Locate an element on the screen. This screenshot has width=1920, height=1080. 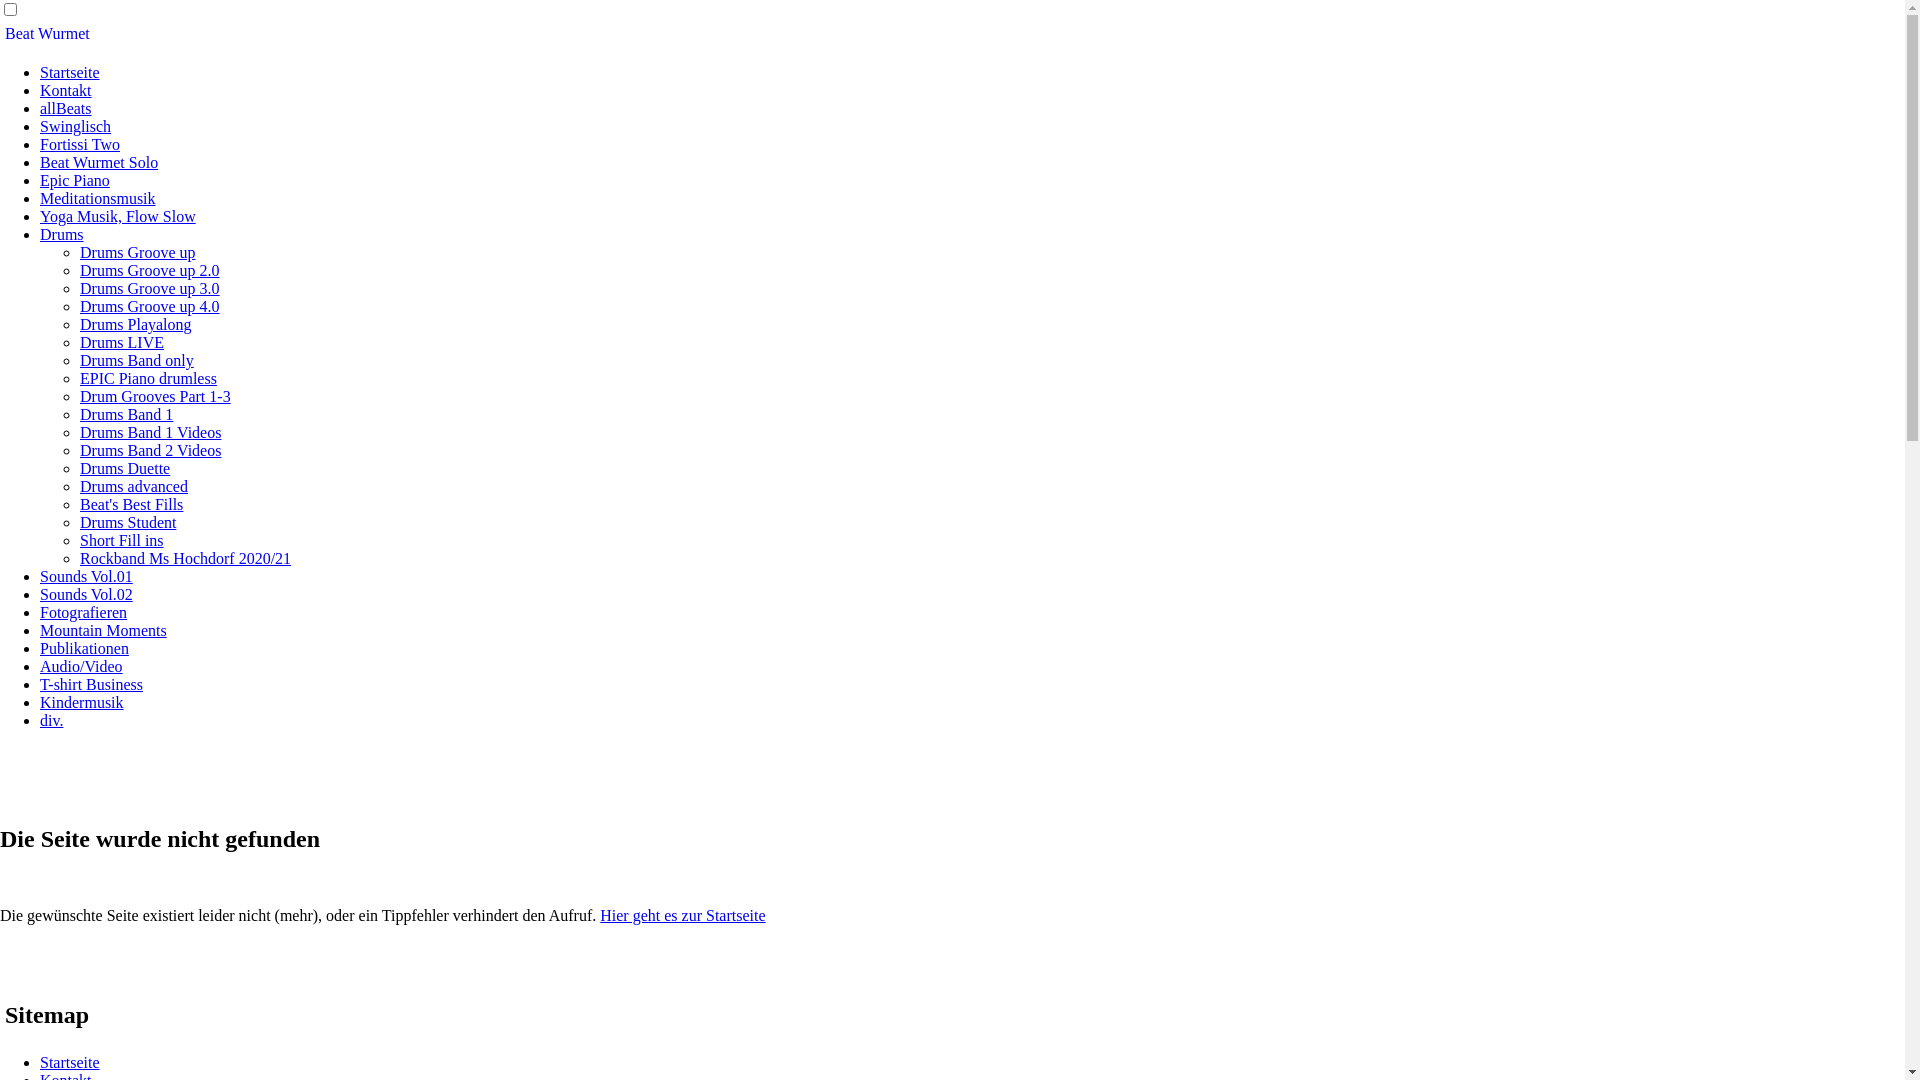
'Audio/Video' is located at coordinates (80, 666).